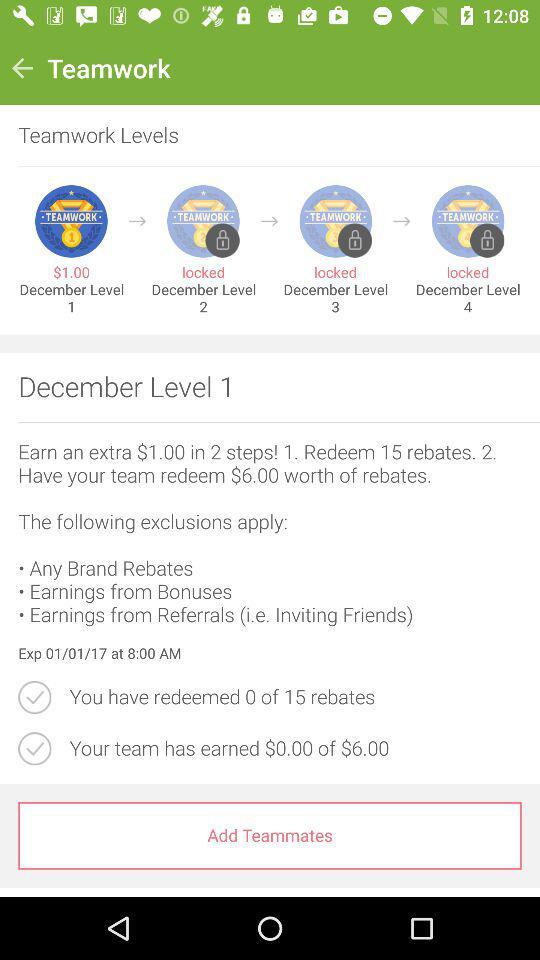  I want to click on the item below exp 01 01 icon, so click(294, 697).